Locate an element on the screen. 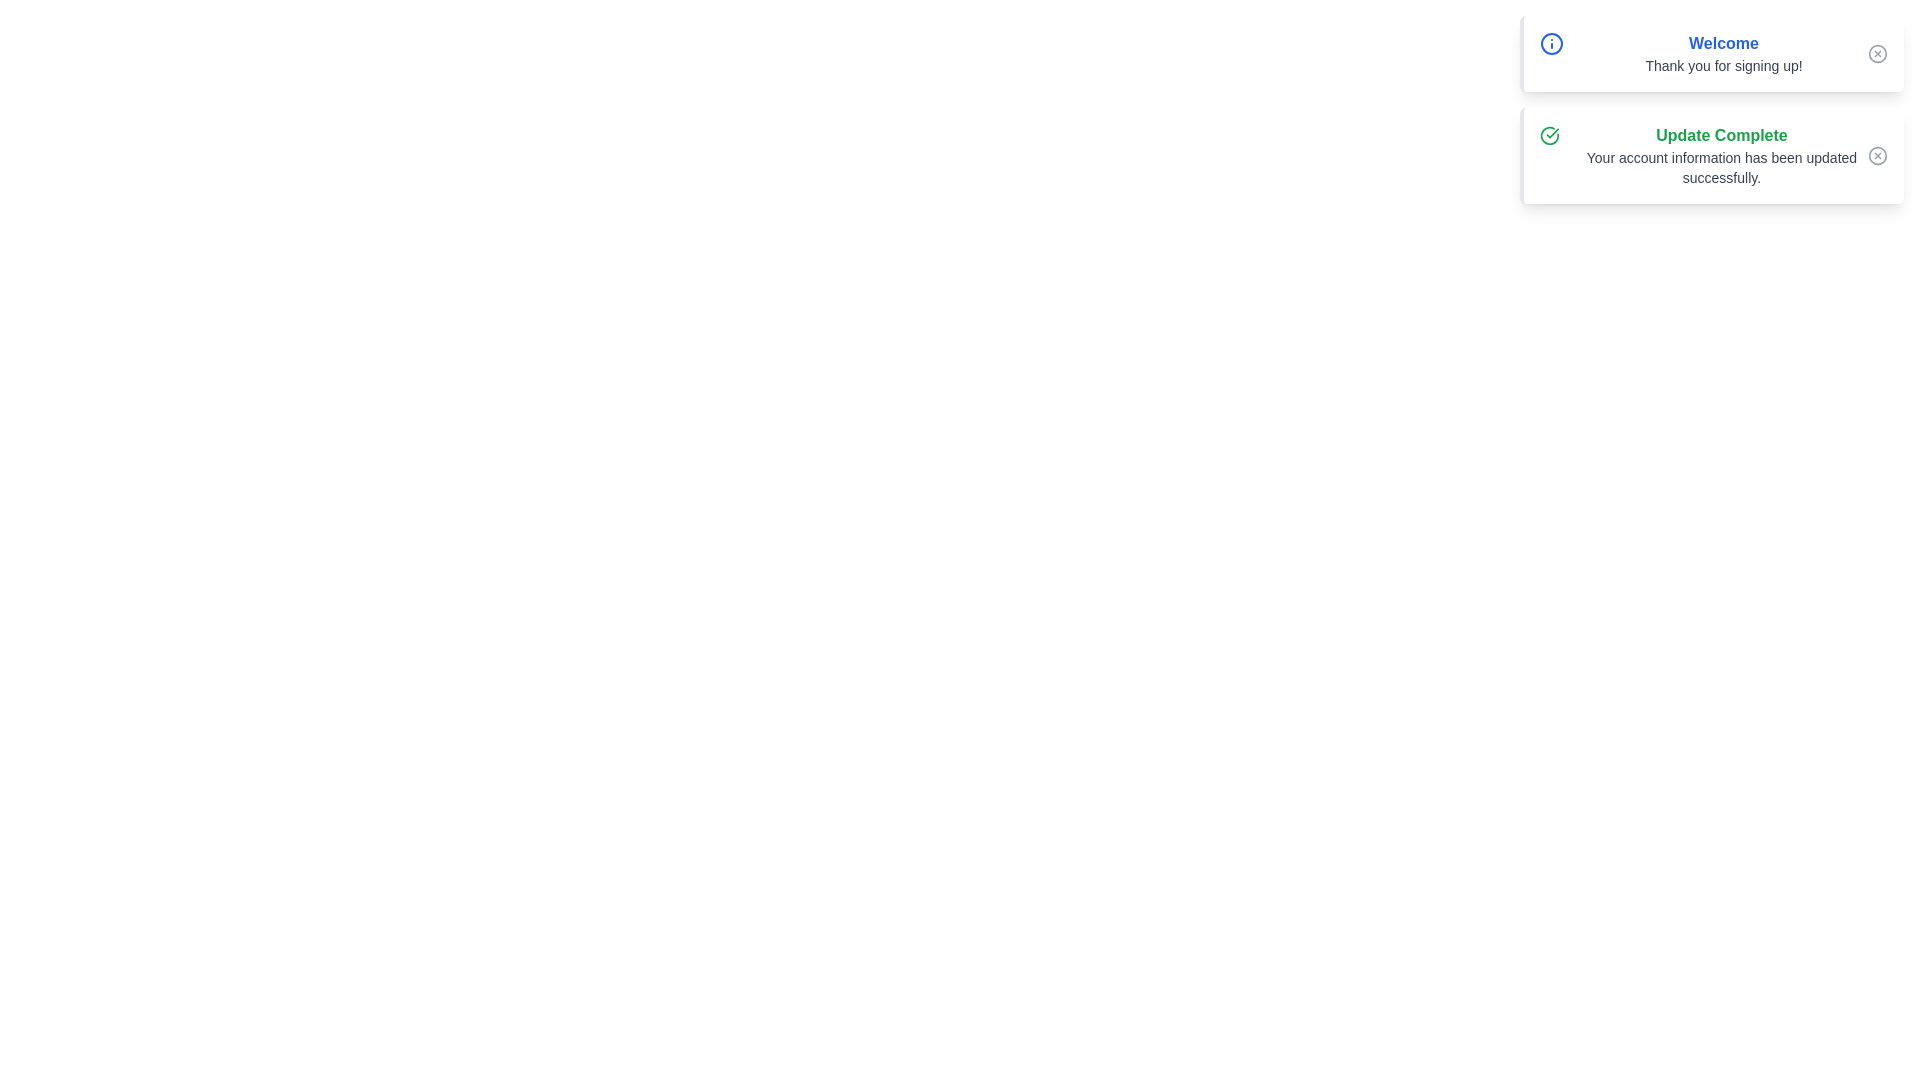 This screenshot has width=1920, height=1080. the static text label that says 'Thank you for signing up!', located directly under the bold blue 'Welcome' text within the notification box in the upper right region of the interface is located at coordinates (1722, 64).